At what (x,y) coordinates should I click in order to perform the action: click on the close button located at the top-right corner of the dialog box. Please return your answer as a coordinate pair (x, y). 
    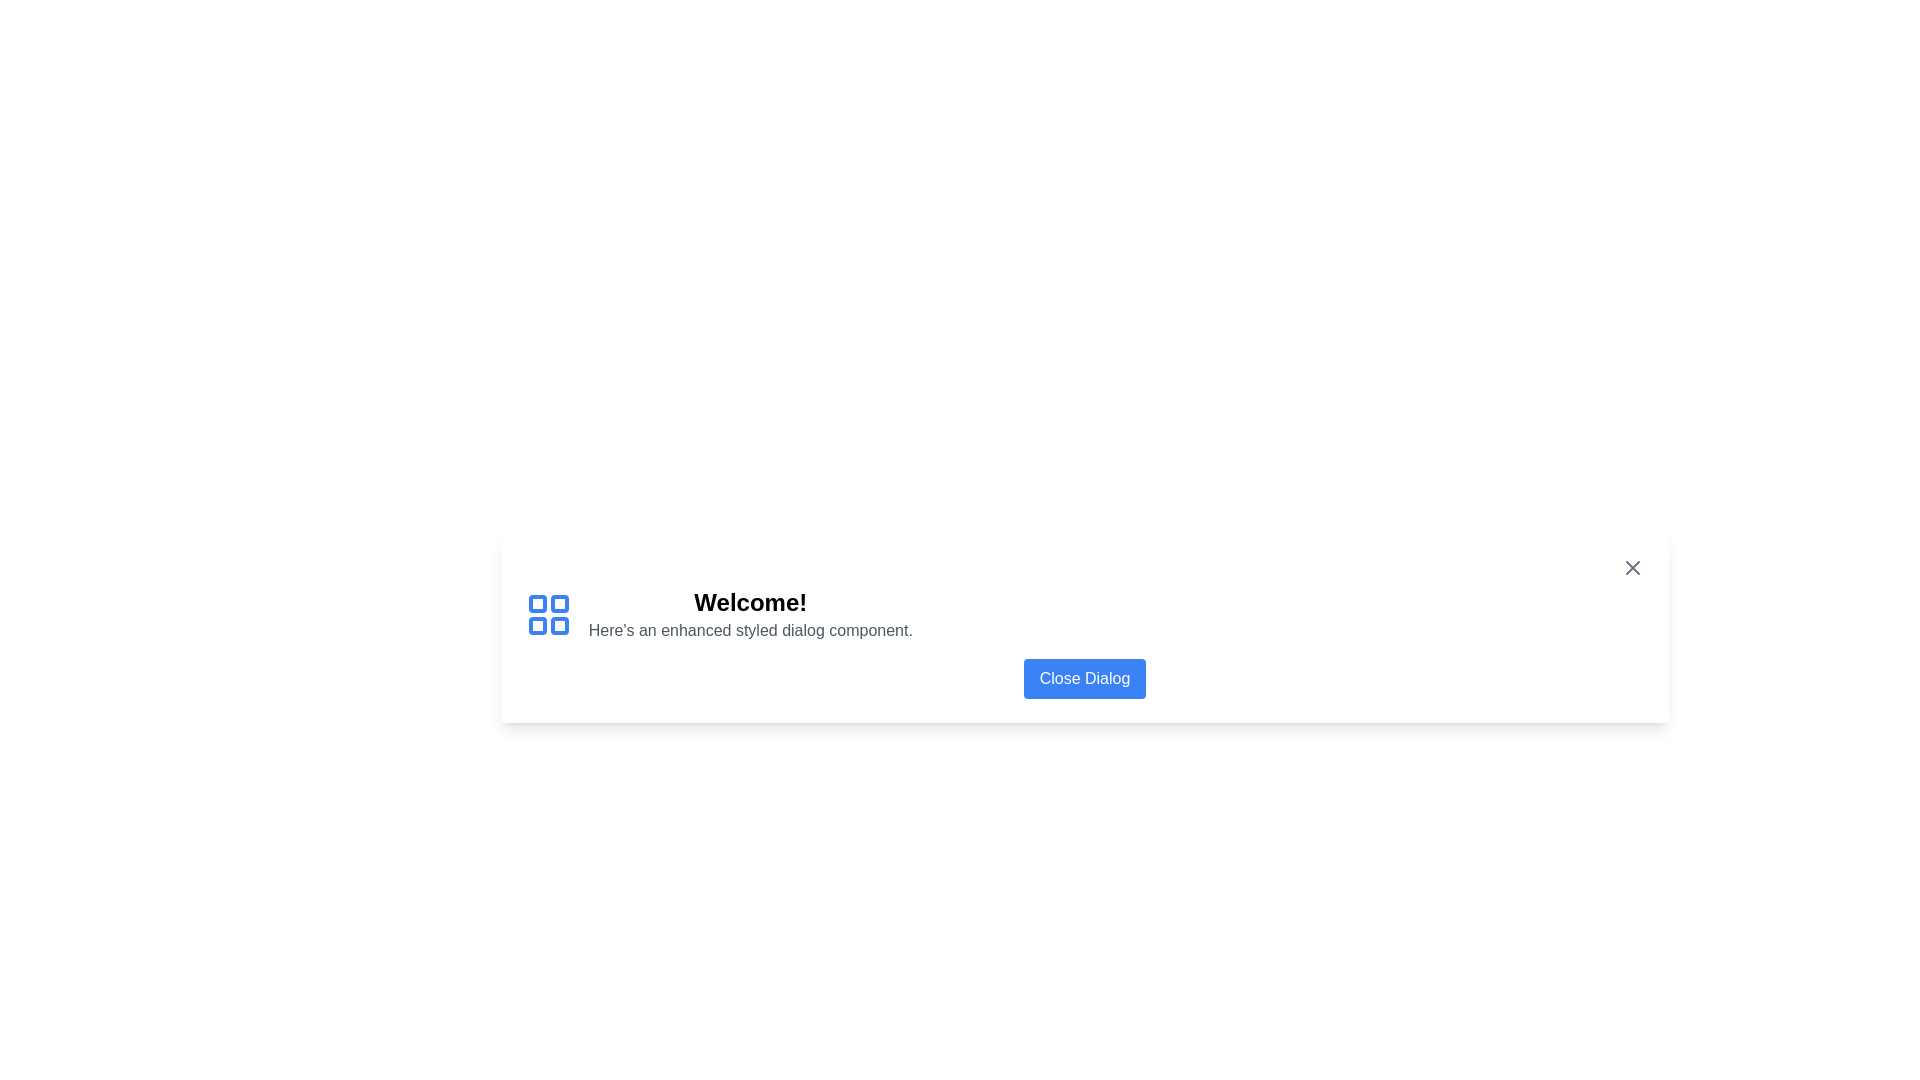
    Looking at the image, I should click on (1633, 567).